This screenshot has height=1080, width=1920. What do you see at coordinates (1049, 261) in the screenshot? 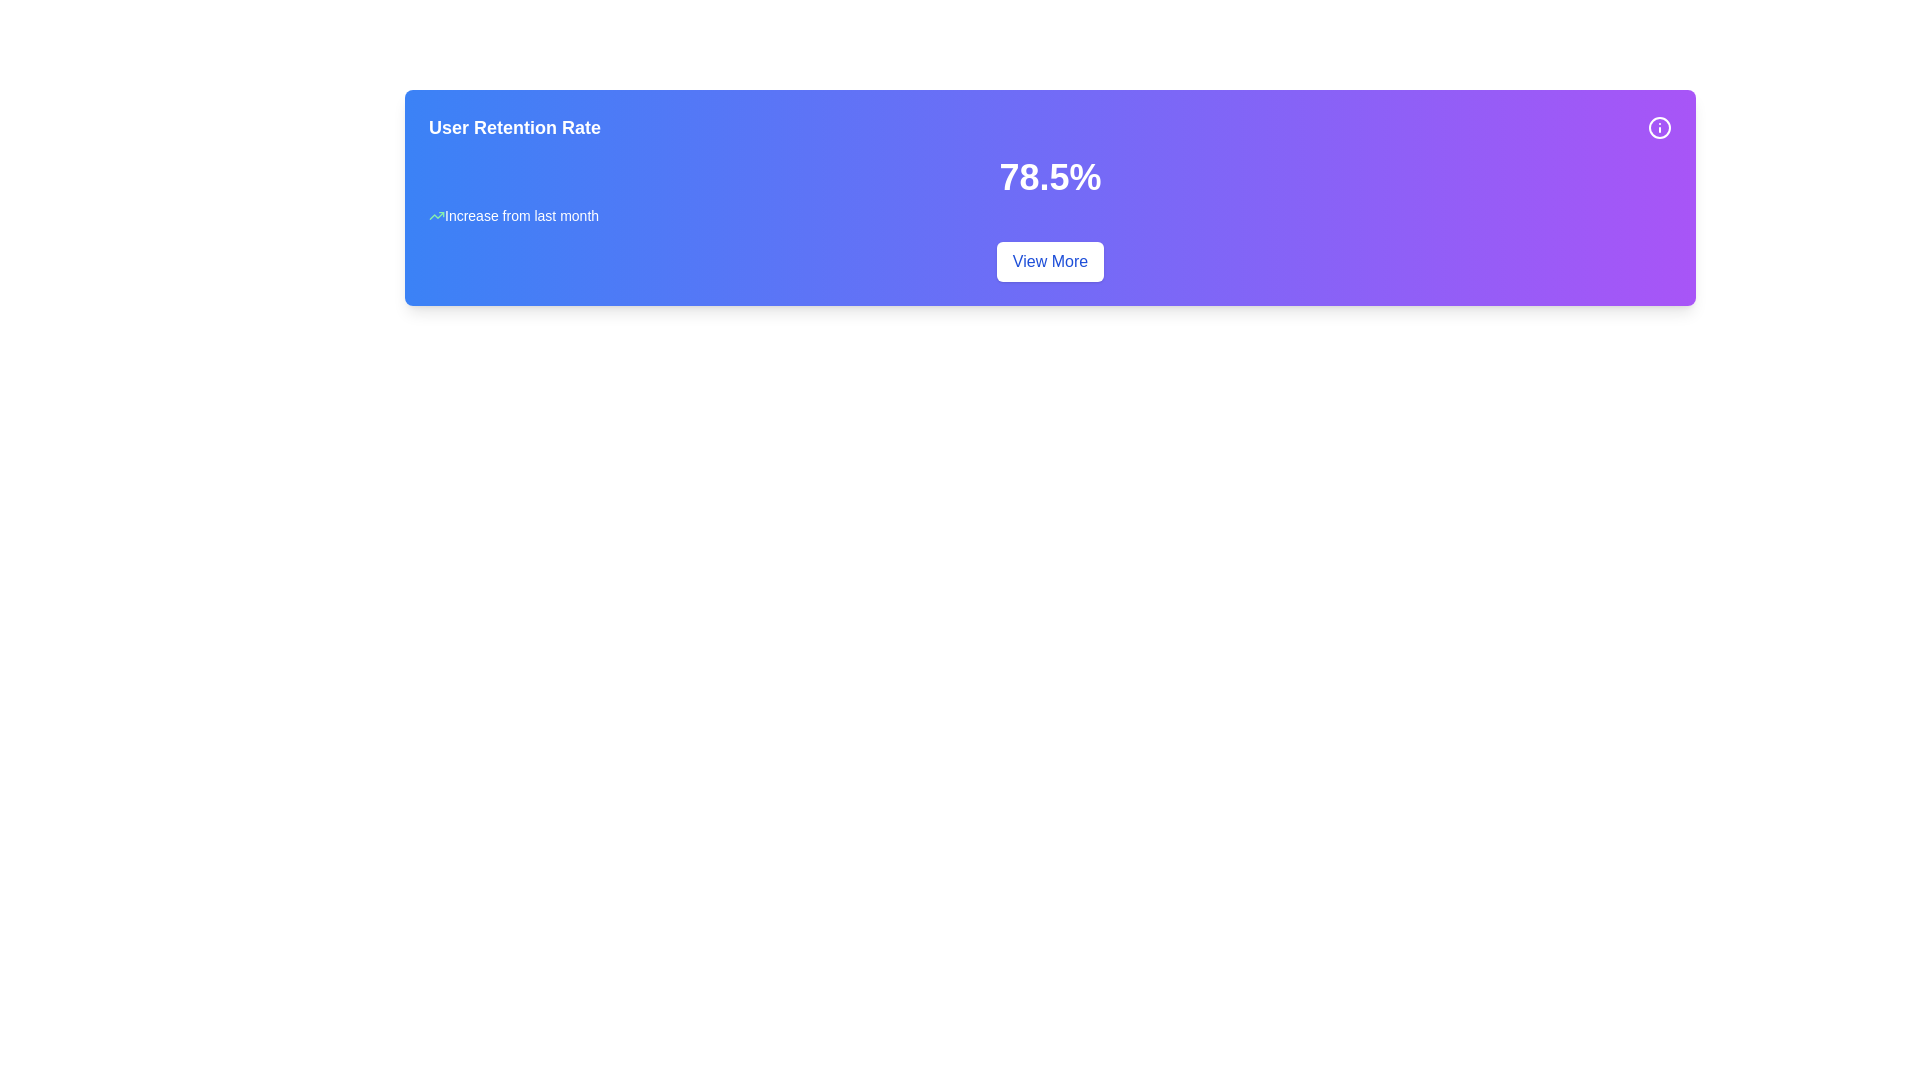
I see `the button located beneath the '78.5%' statistic within the purple gradient panel to trigger the background color change effect` at bounding box center [1049, 261].